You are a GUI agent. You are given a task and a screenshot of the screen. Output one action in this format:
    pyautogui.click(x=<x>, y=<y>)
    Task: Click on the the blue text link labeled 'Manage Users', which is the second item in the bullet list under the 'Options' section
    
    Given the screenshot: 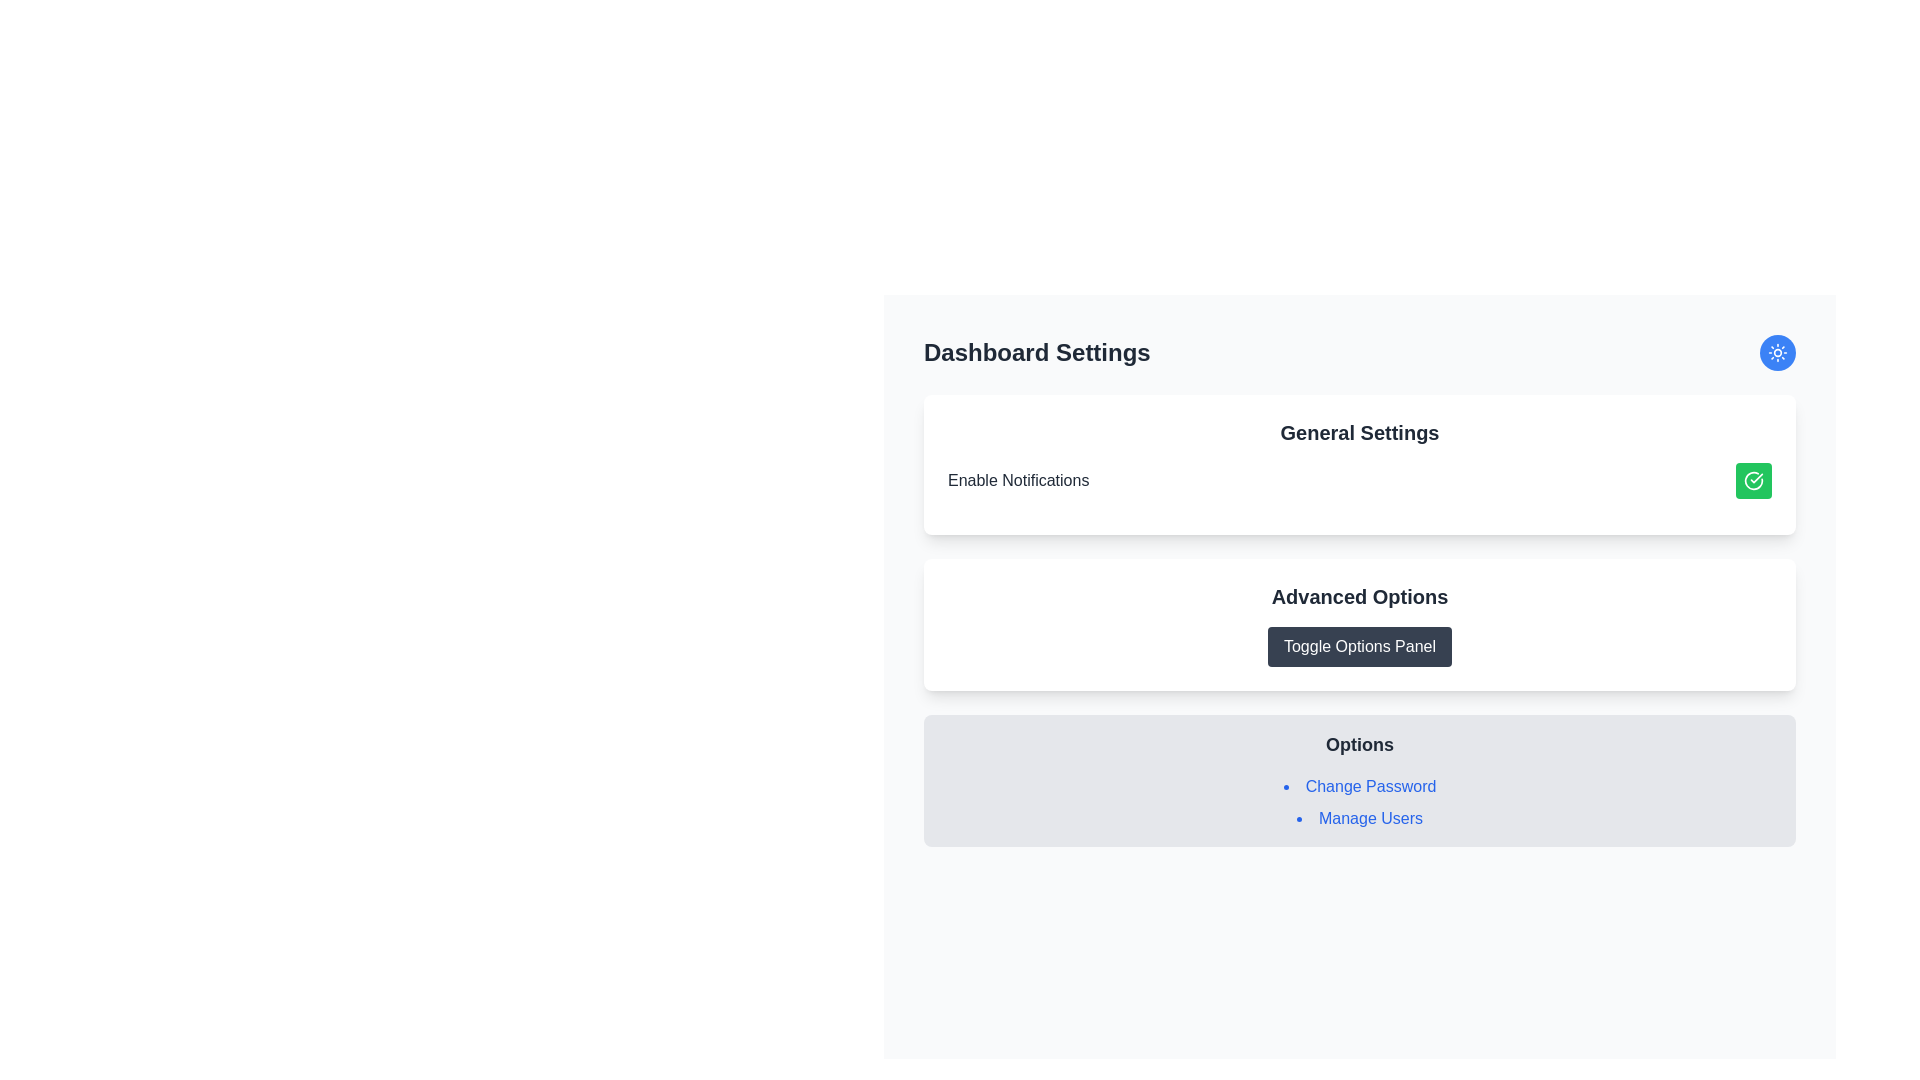 What is the action you would take?
    pyautogui.click(x=1359, y=818)
    